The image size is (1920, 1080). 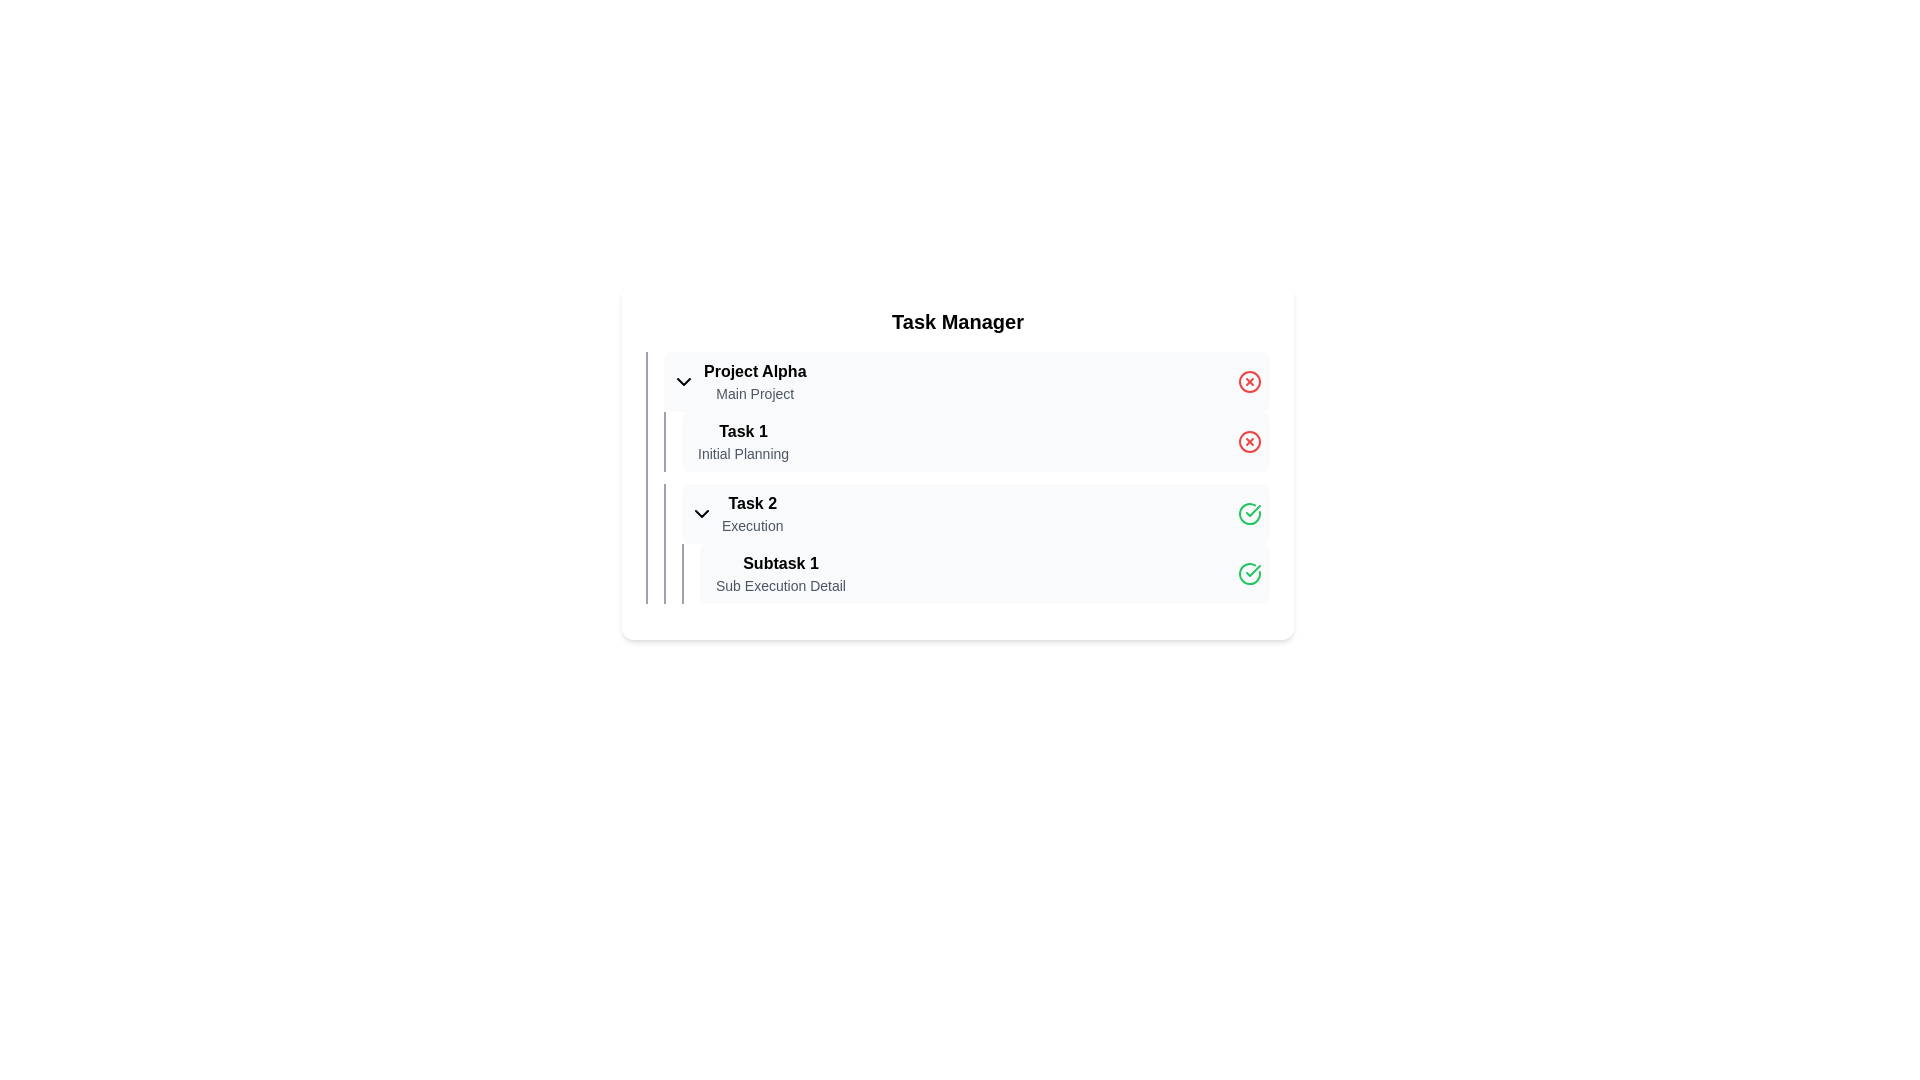 I want to click on the text label 'Main Project' styled in a smaller font size and lighter gray color, positioned below the 'Project Alpha' title within the task management interface, so click(x=754, y=393).